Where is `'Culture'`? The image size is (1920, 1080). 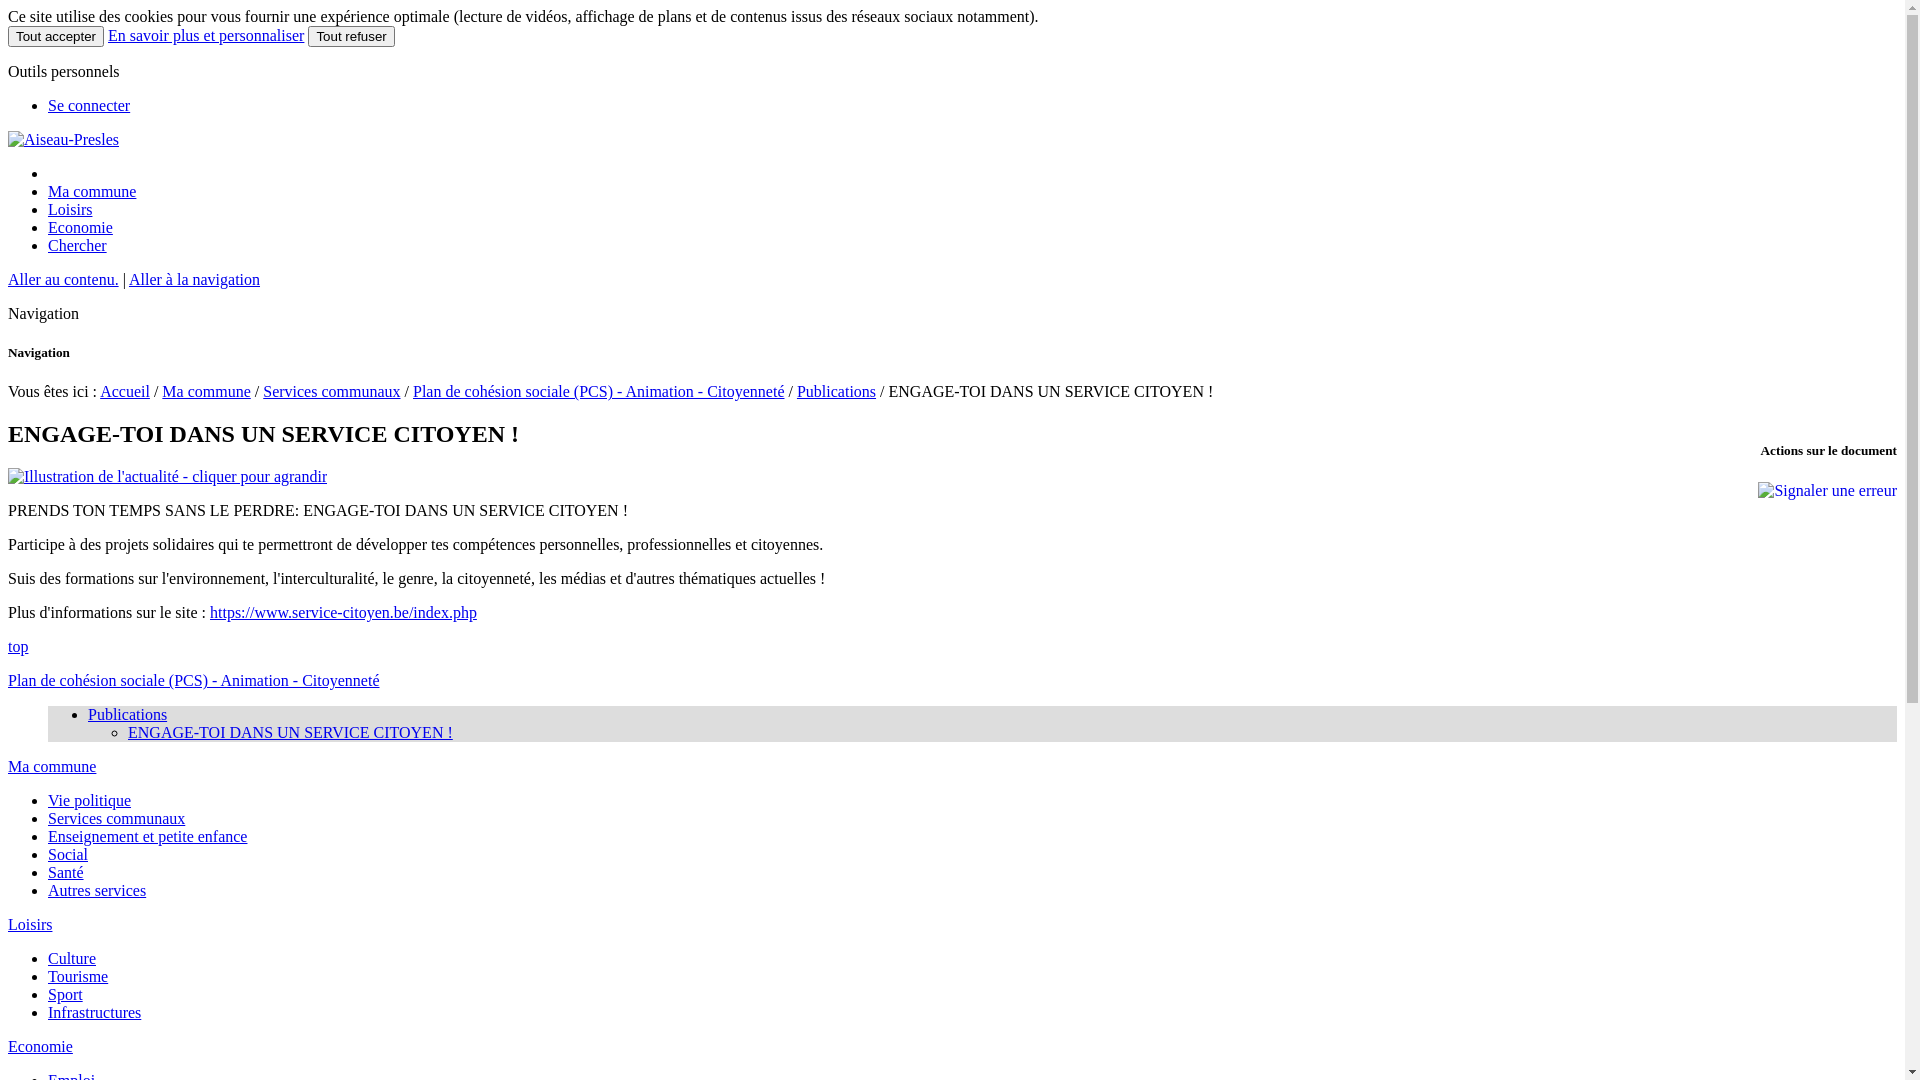 'Culture' is located at coordinates (72, 957).